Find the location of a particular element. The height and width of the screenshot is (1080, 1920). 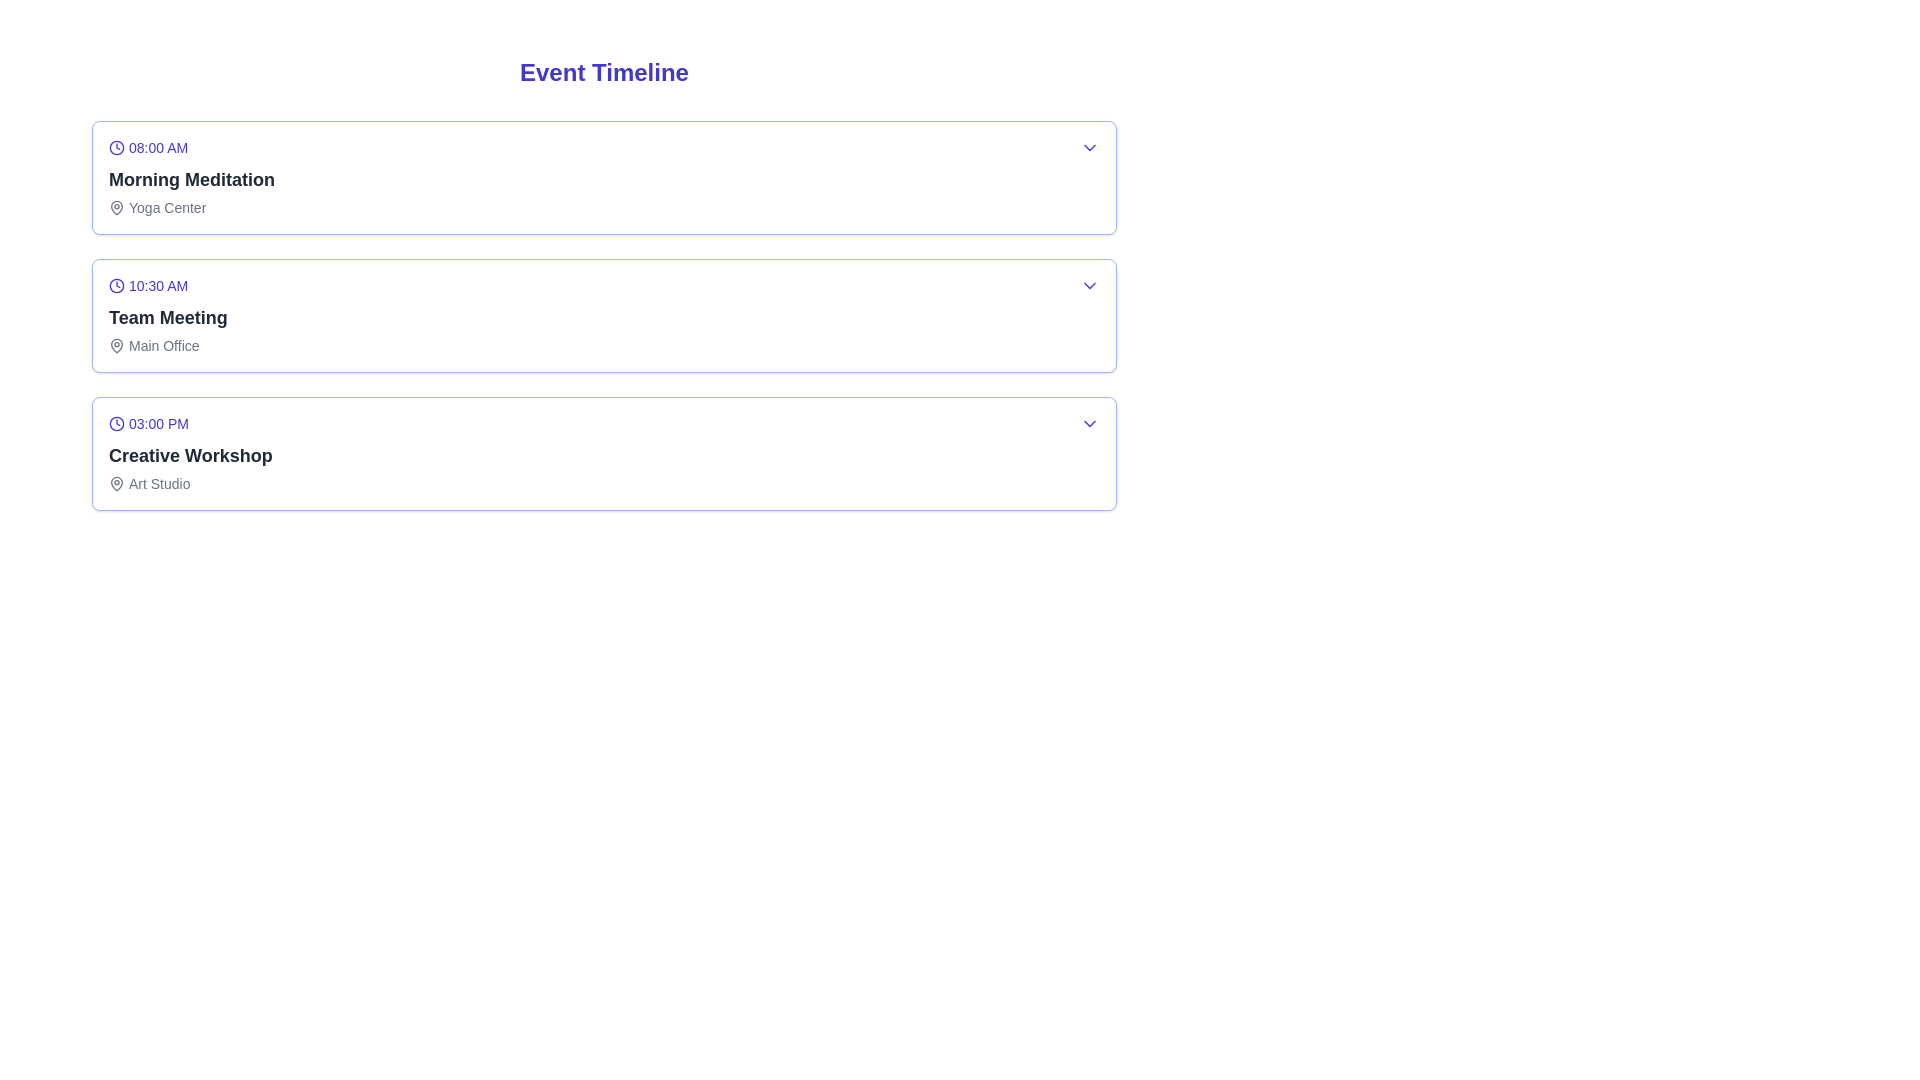

the circular graphical element located at the center of the clock icon, which is positioned to the left of '03:00 PM' and above 'Creative Workshop' in the third event card is located at coordinates (115, 423).